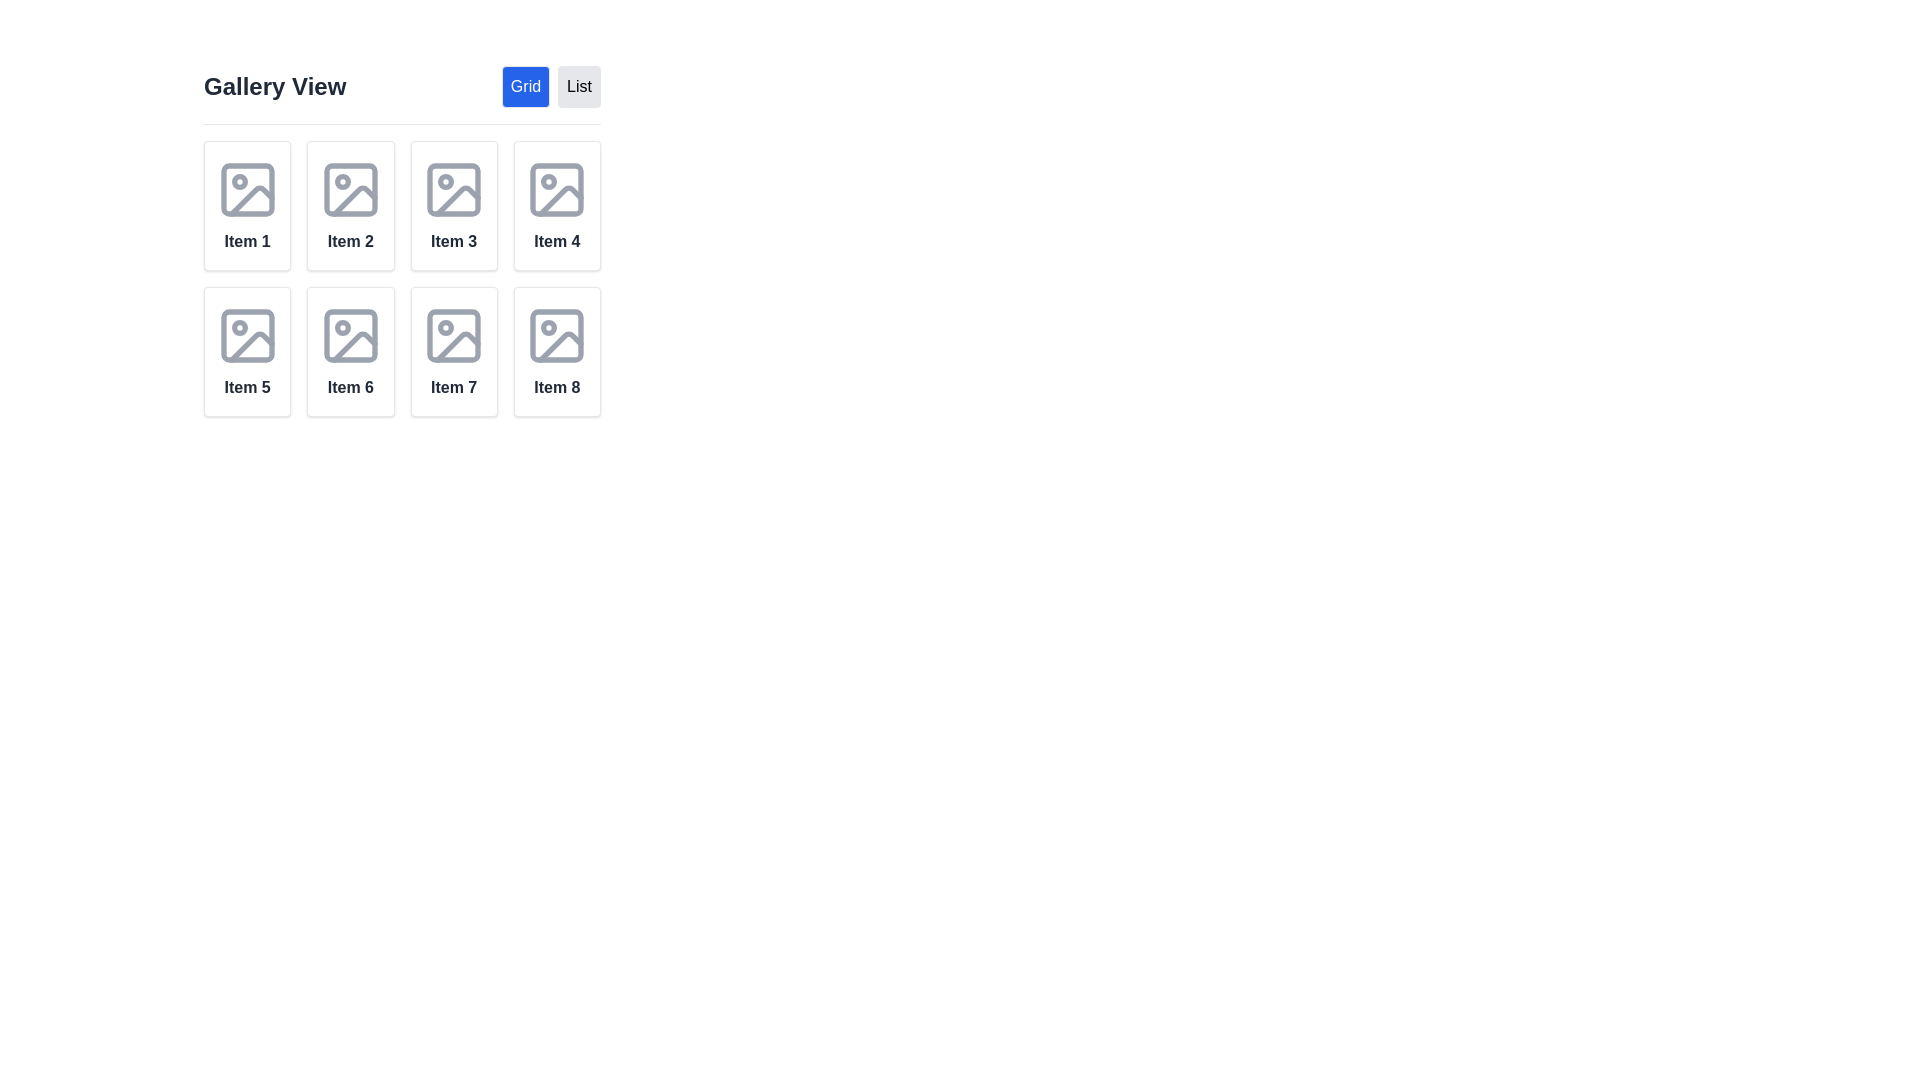  Describe the element at coordinates (246, 334) in the screenshot. I see `the outlined image icon located in the fifth item of the grid layout, positioned above the text 'Item 5'` at that location.